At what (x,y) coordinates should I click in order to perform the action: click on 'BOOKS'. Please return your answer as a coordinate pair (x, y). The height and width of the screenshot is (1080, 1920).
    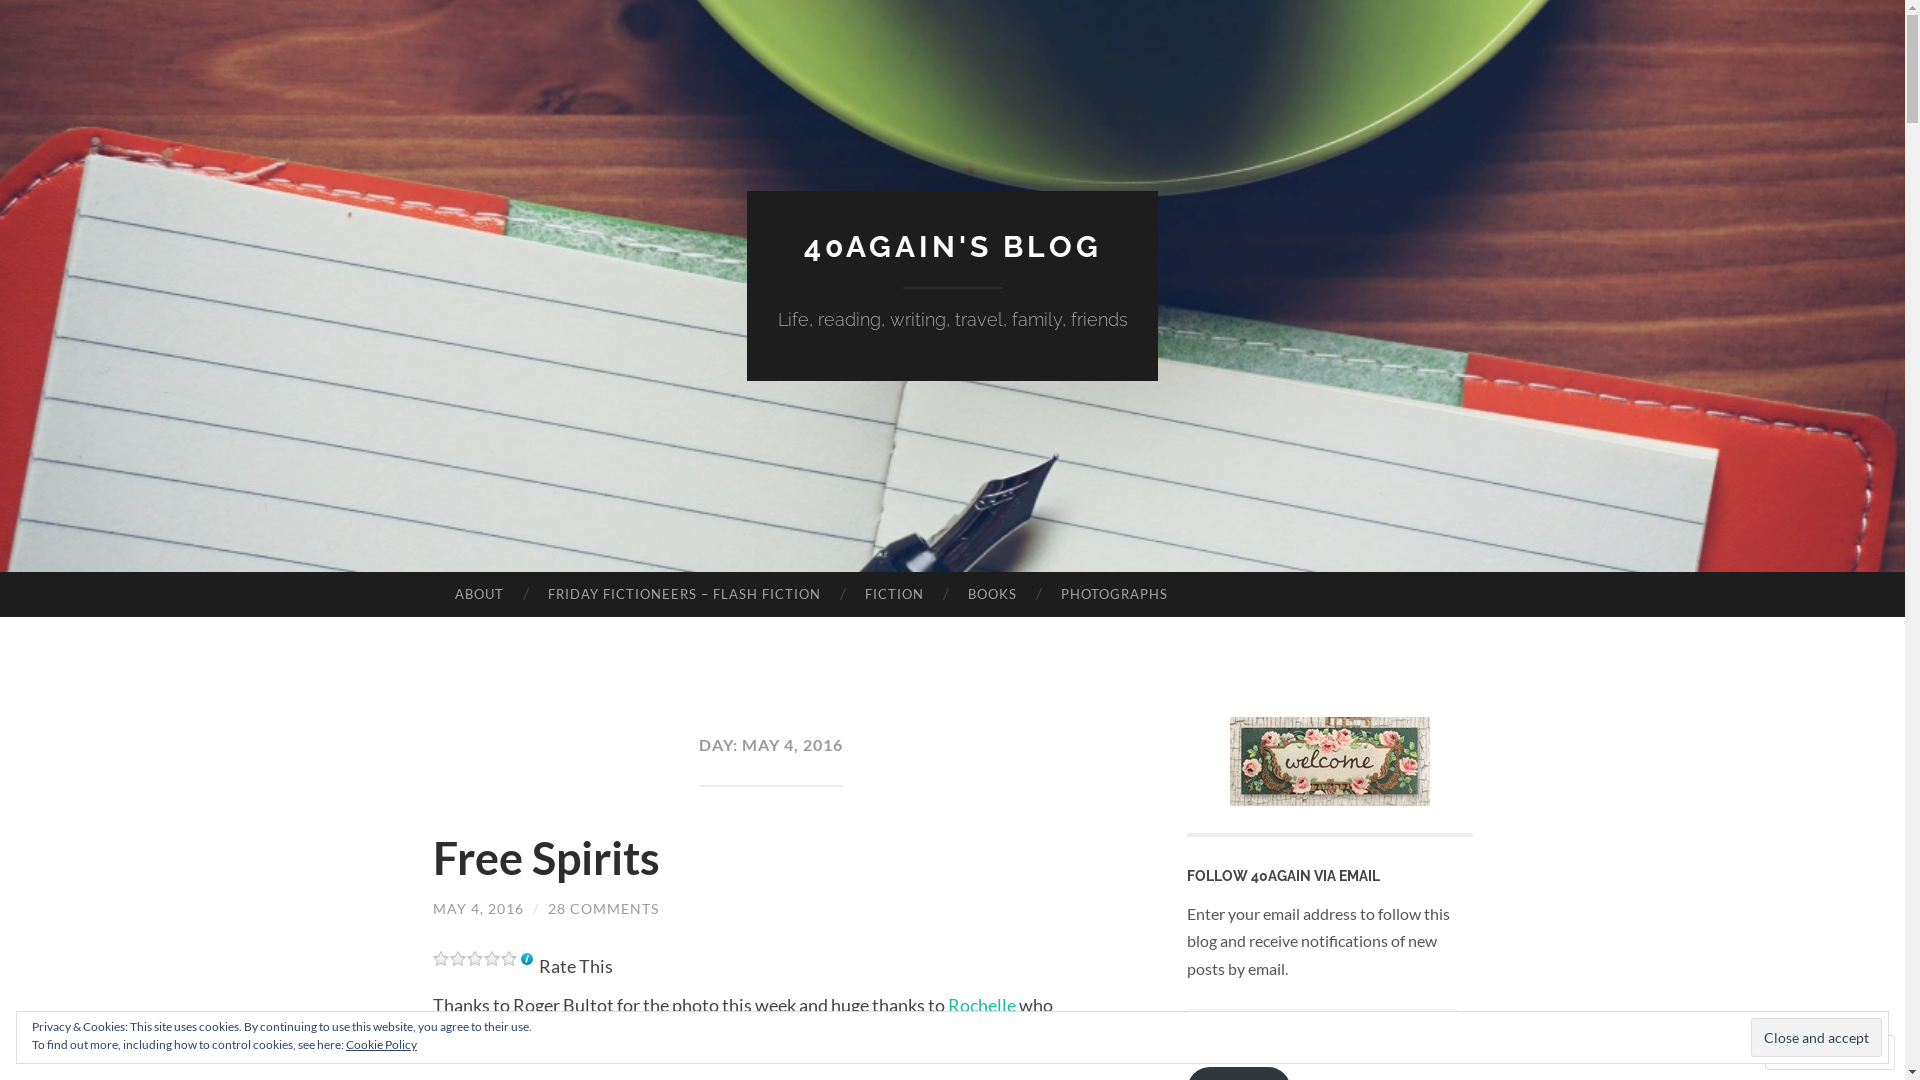
    Looking at the image, I should click on (992, 593).